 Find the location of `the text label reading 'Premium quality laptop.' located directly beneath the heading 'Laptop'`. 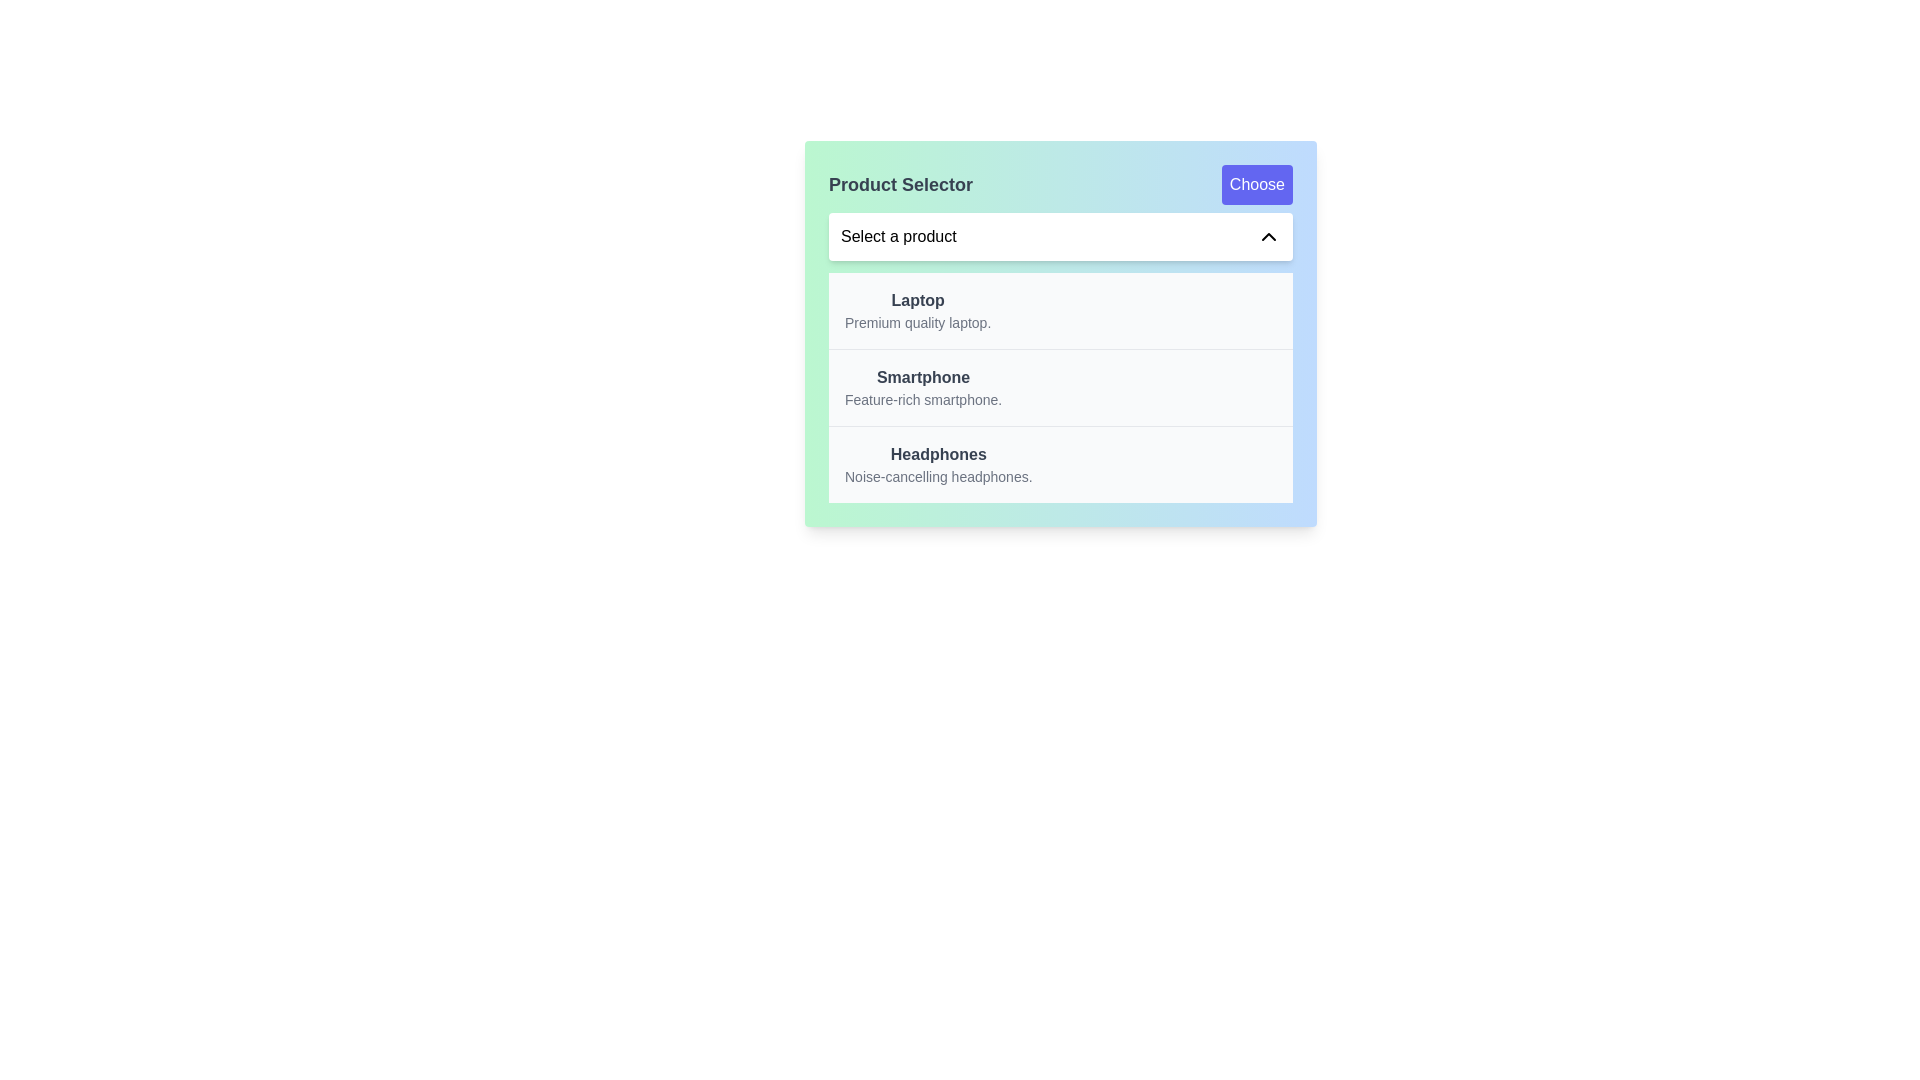

the text label reading 'Premium quality laptop.' located directly beneath the heading 'Laptop' is located at coordinates (917, 322).